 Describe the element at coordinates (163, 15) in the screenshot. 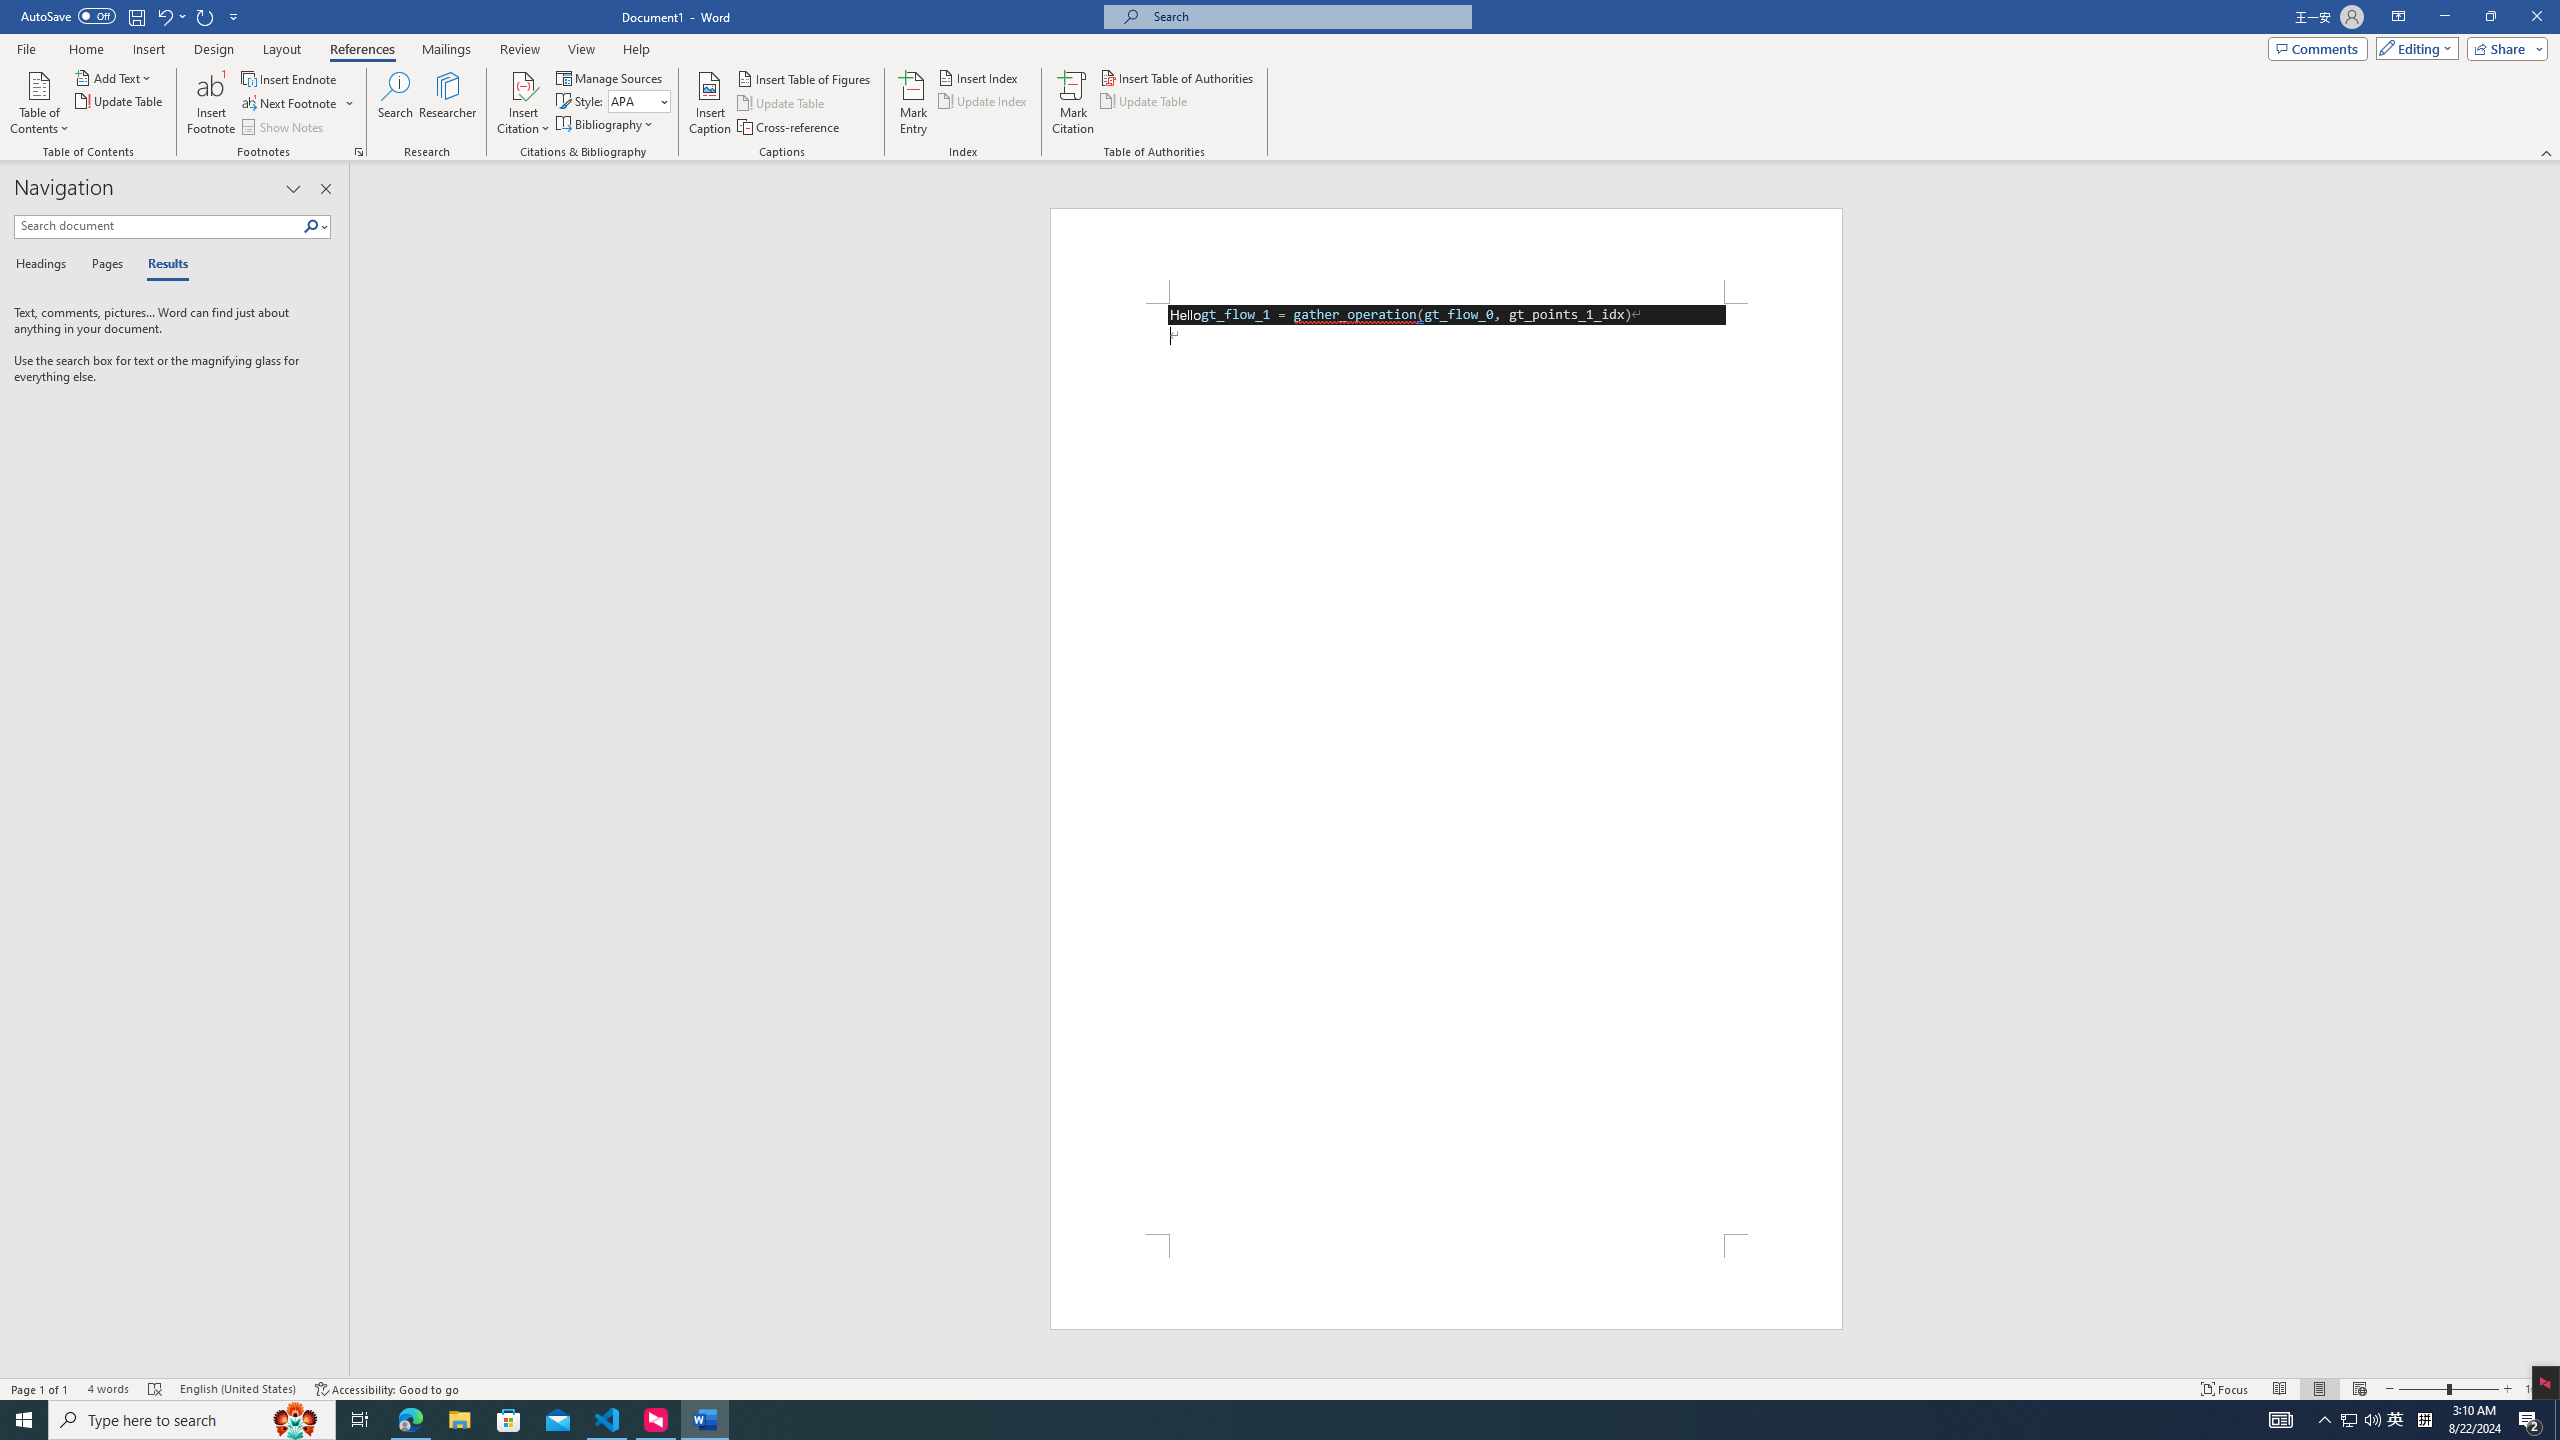

I see `'Undo Underline Style'` at that location.